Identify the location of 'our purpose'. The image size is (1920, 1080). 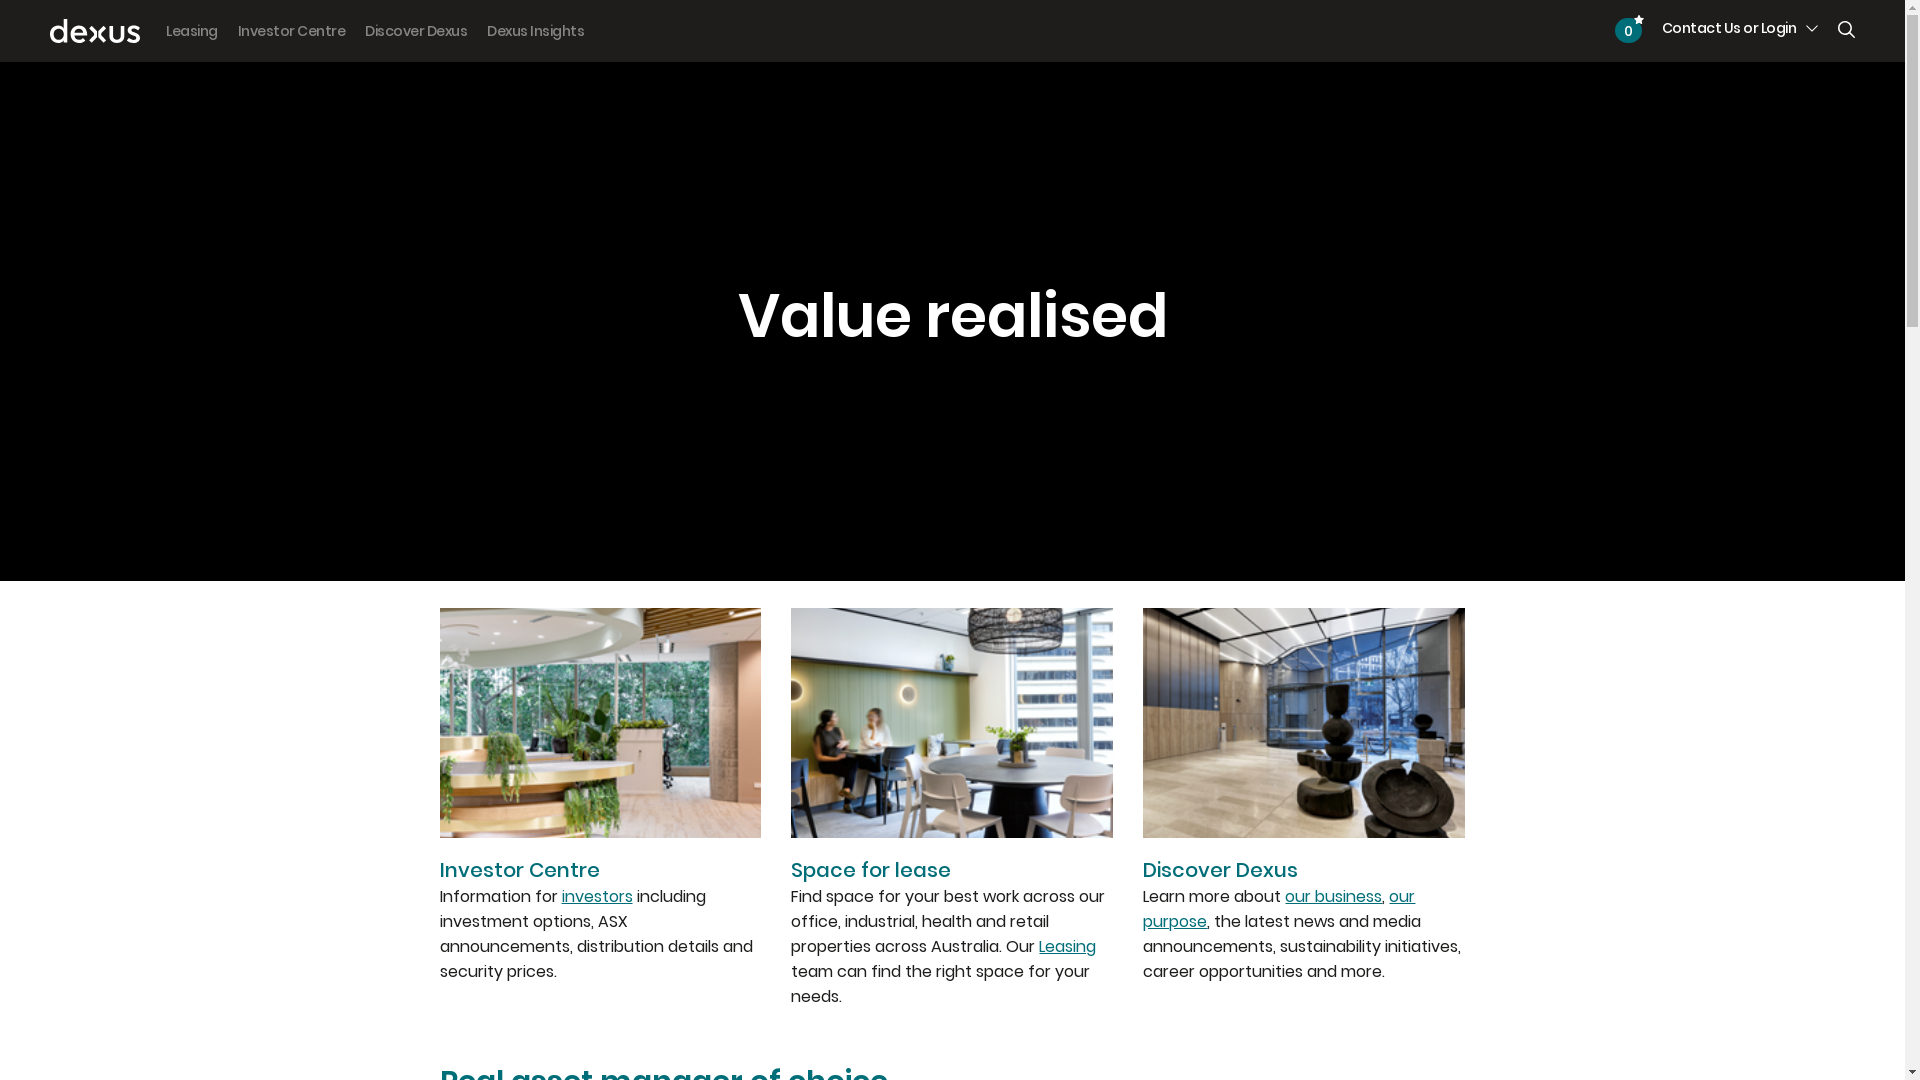
(1277, 909).